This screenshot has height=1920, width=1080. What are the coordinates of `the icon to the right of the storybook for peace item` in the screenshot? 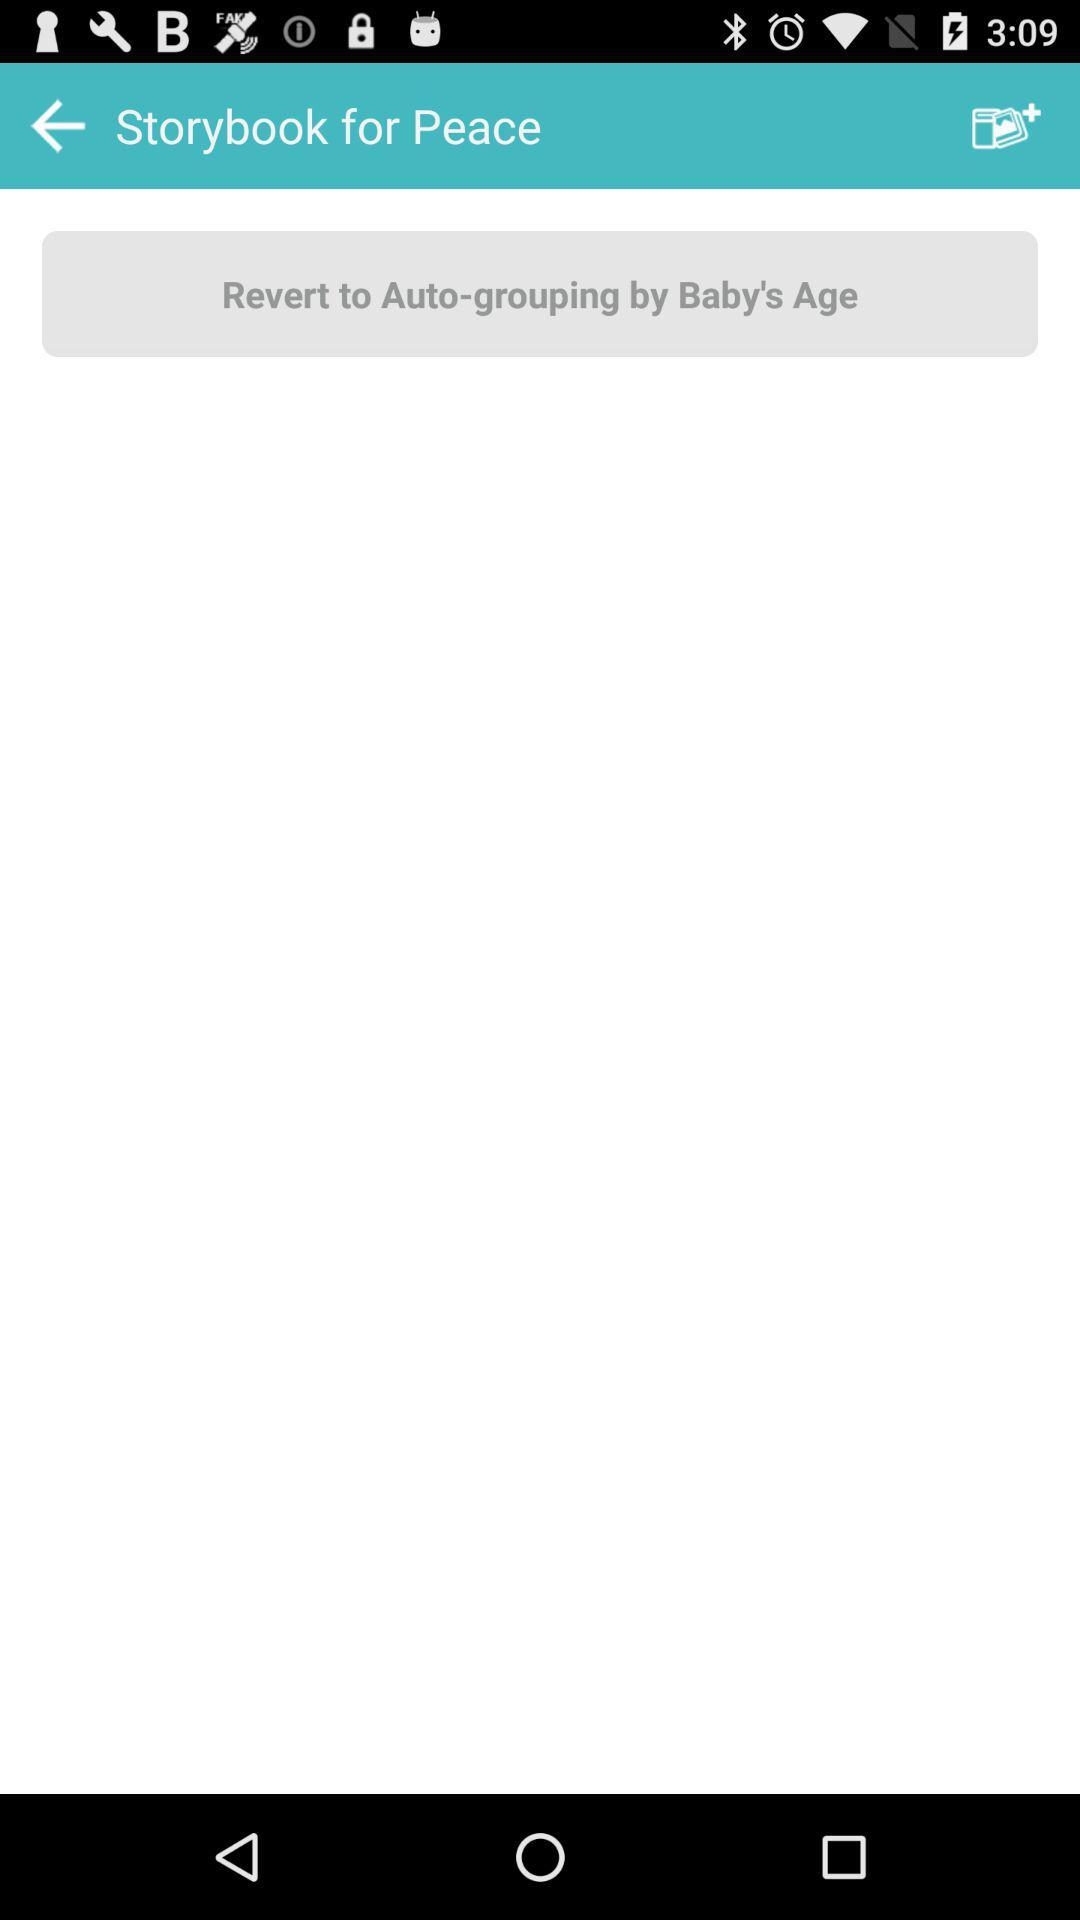 It's located at (1006, 124).